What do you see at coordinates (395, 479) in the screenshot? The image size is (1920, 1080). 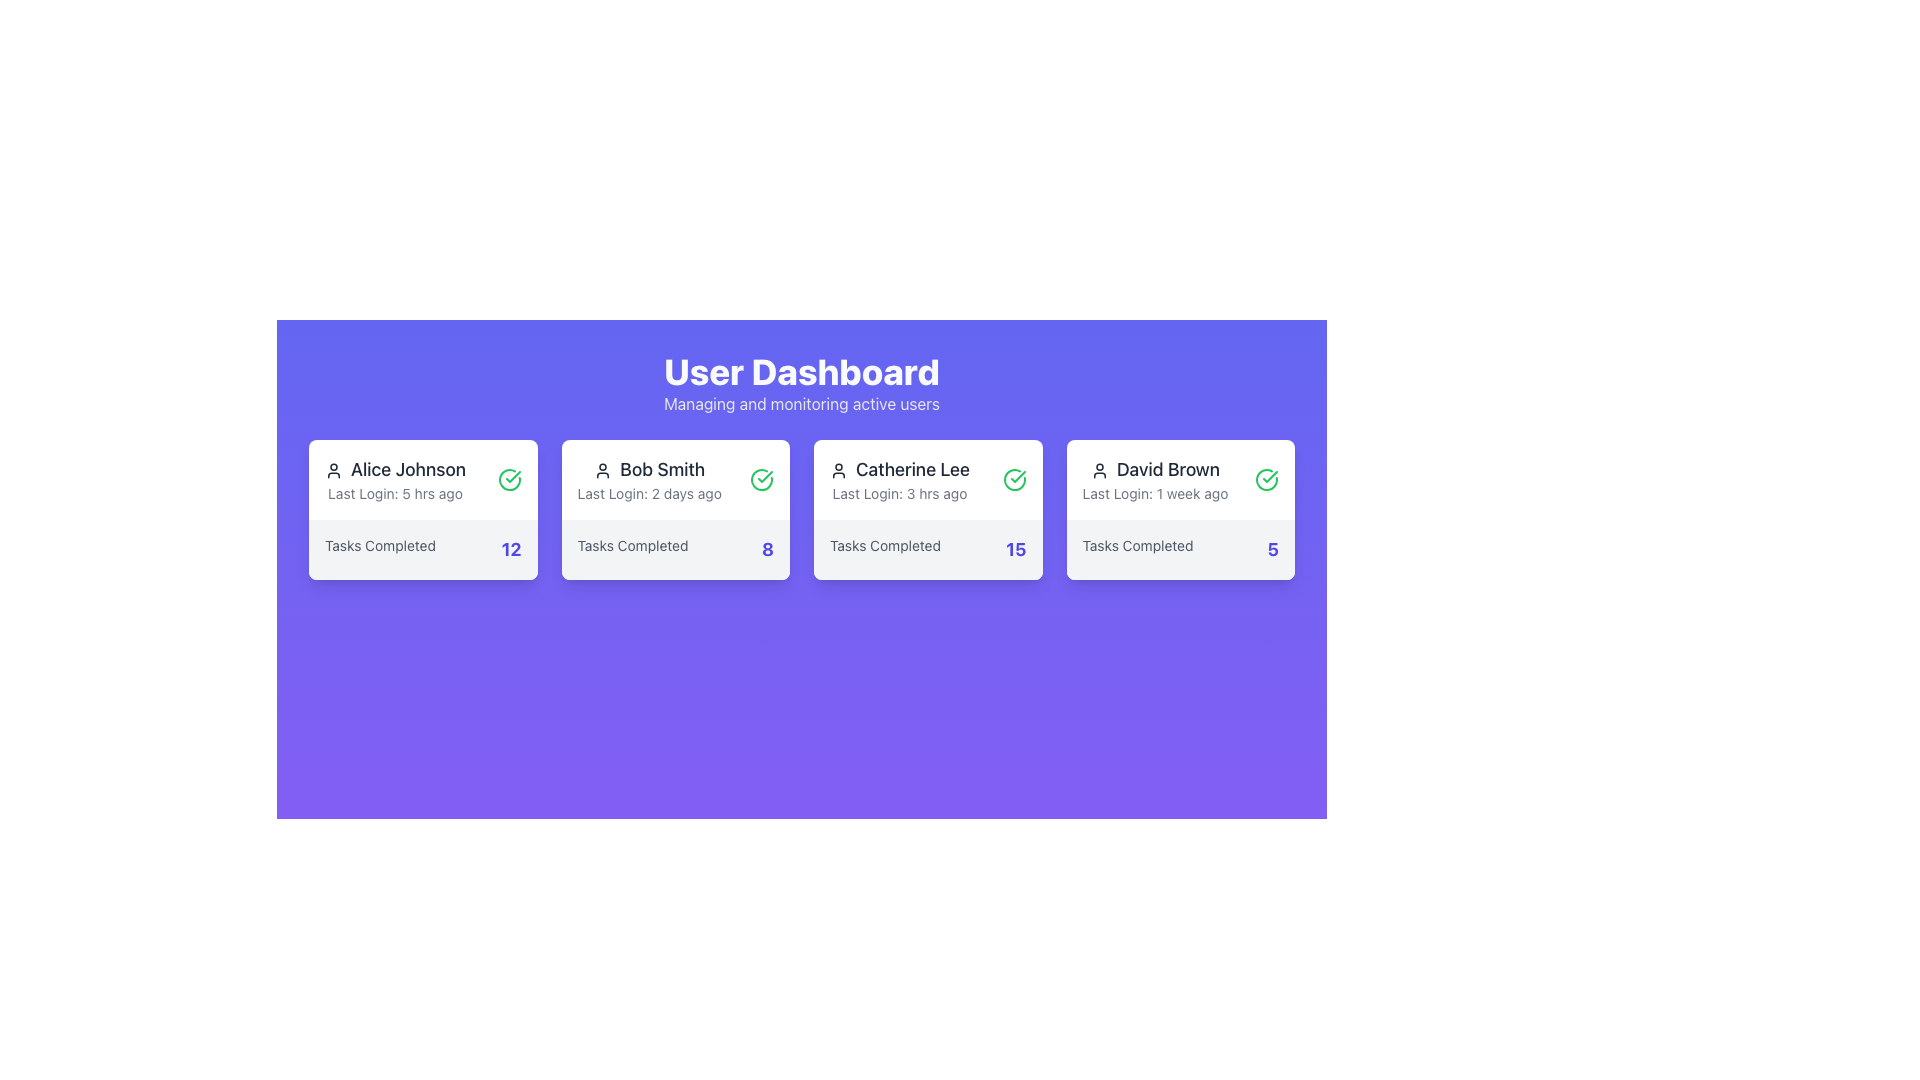 I see `the user information display block that shows the user's name and last login time, located in the first card of the horizontal list of user cards` at bounding box center [395, 479].